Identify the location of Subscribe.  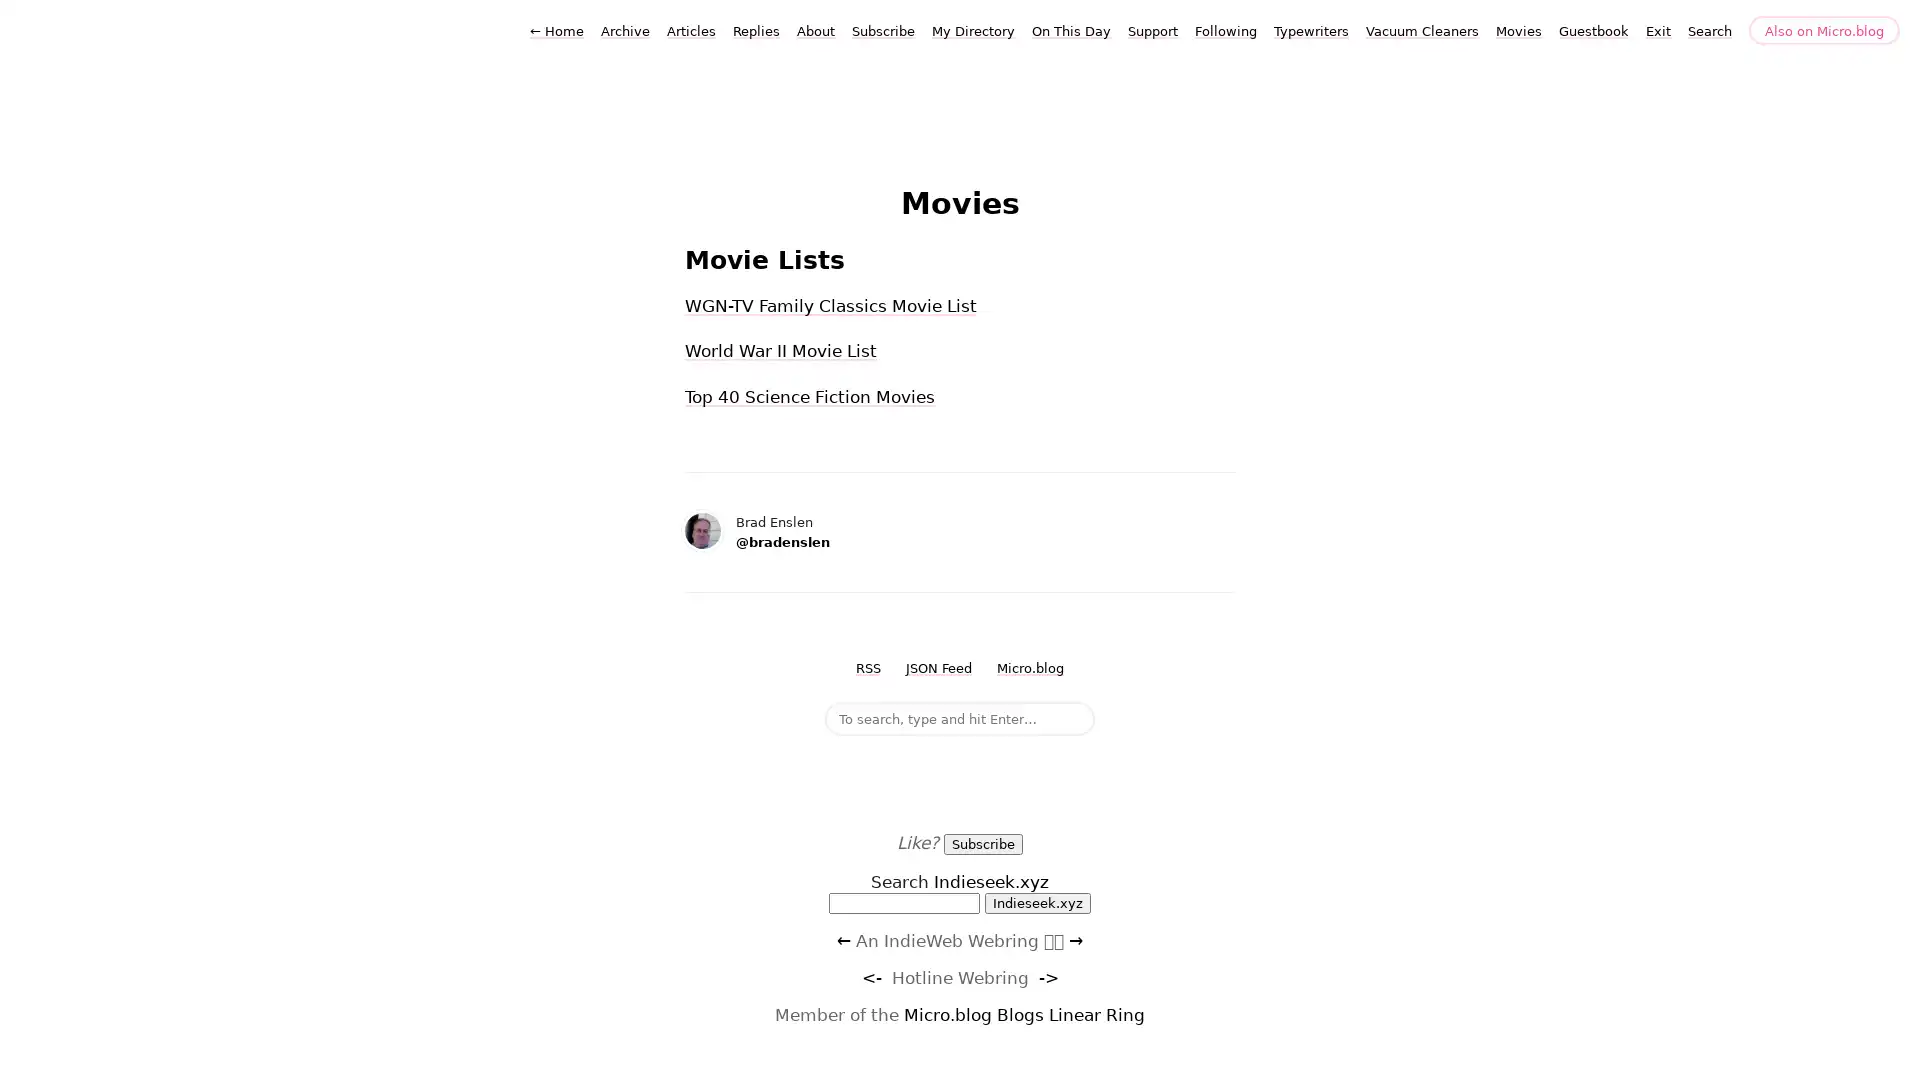
(983, 844).